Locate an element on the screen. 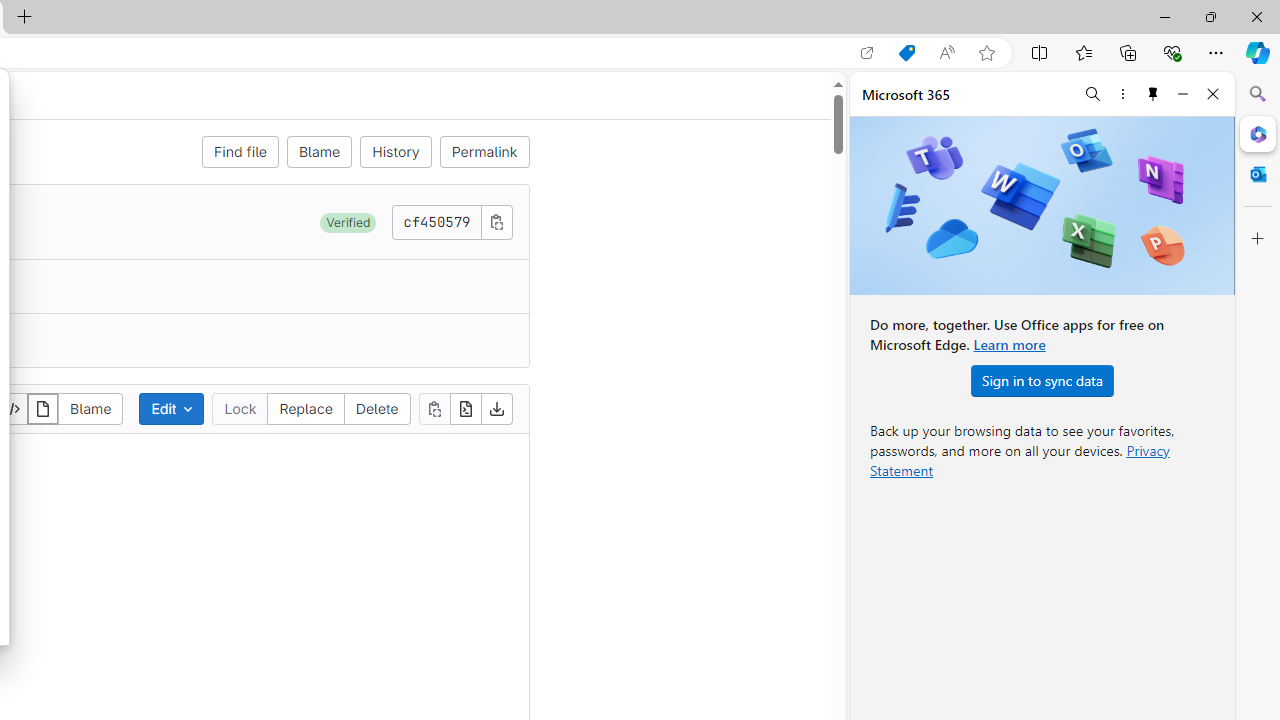 The width and height of the screenshot is (1280, 720). 'Browser essentials' is located at coordinates (1171, 51).